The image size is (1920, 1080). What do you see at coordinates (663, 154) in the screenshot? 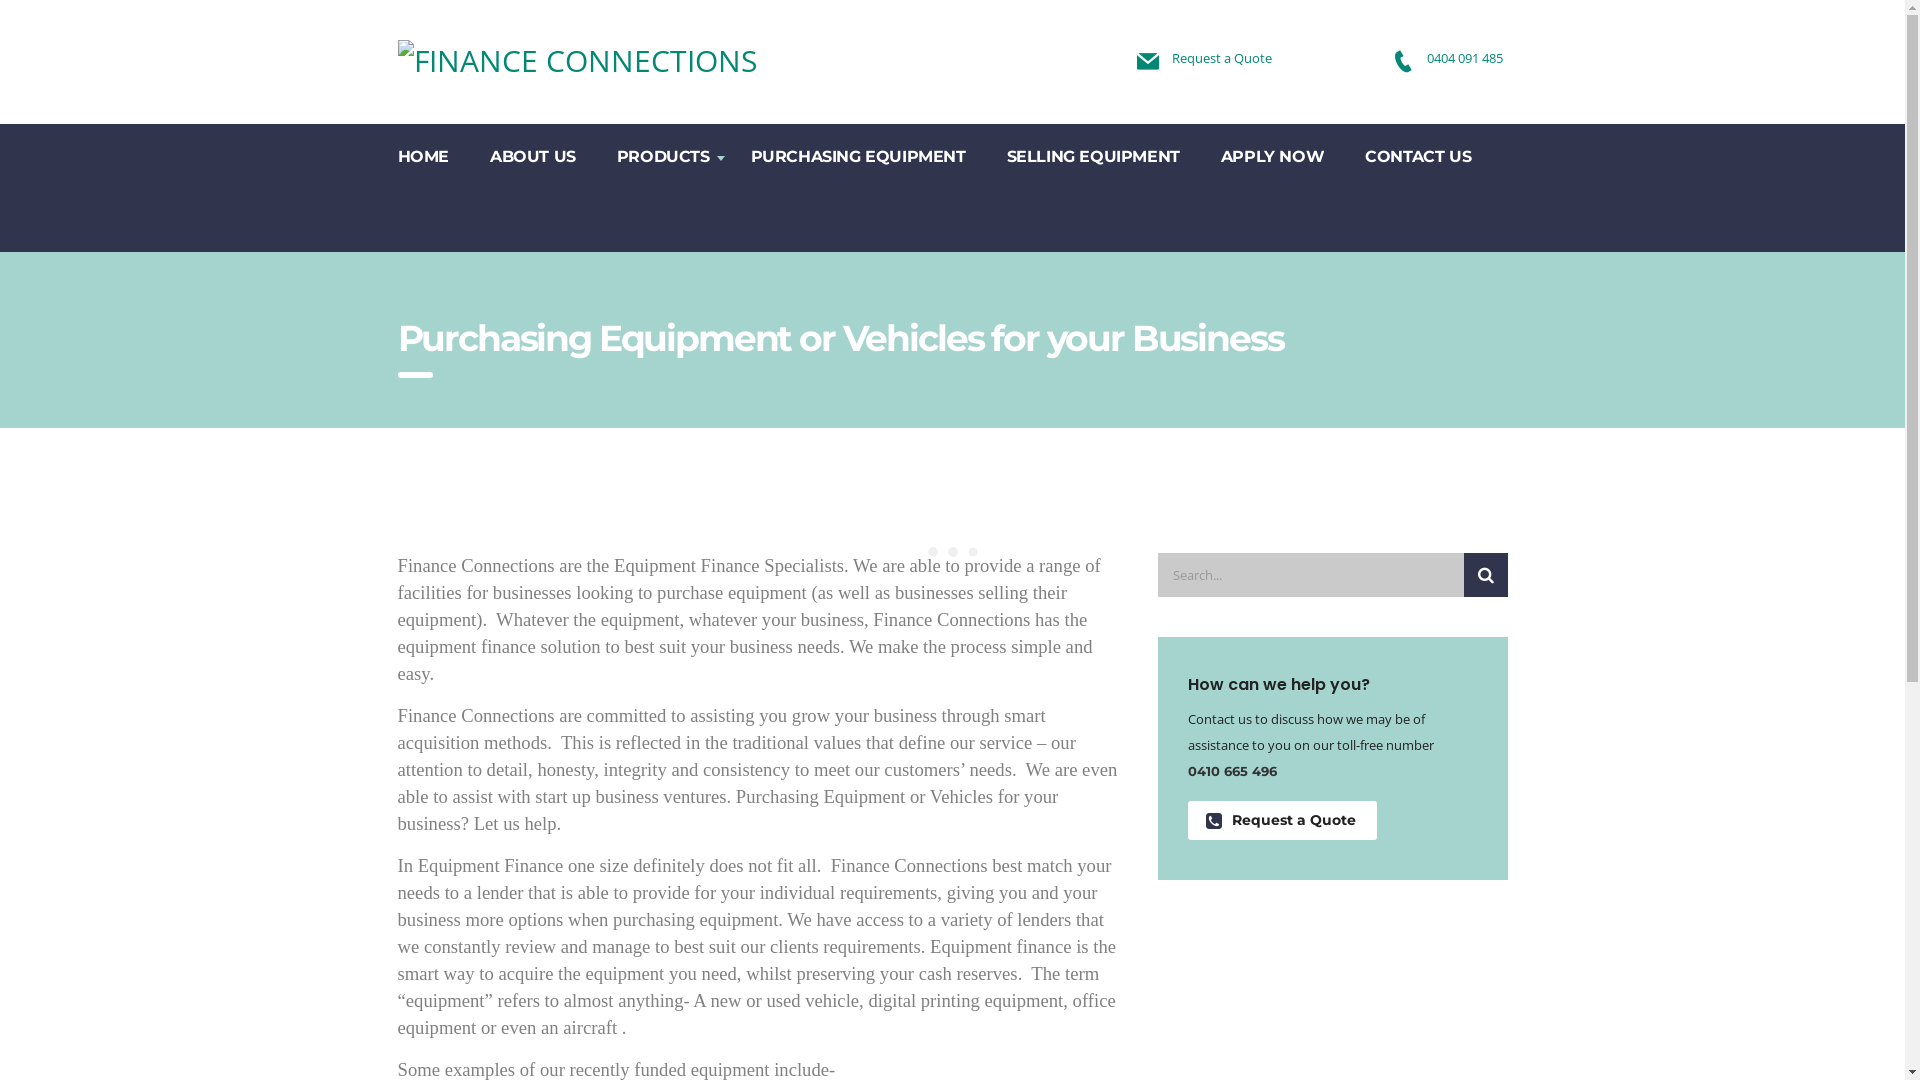
I see `'PRODUCTS'` at bounding box center [663, 154].